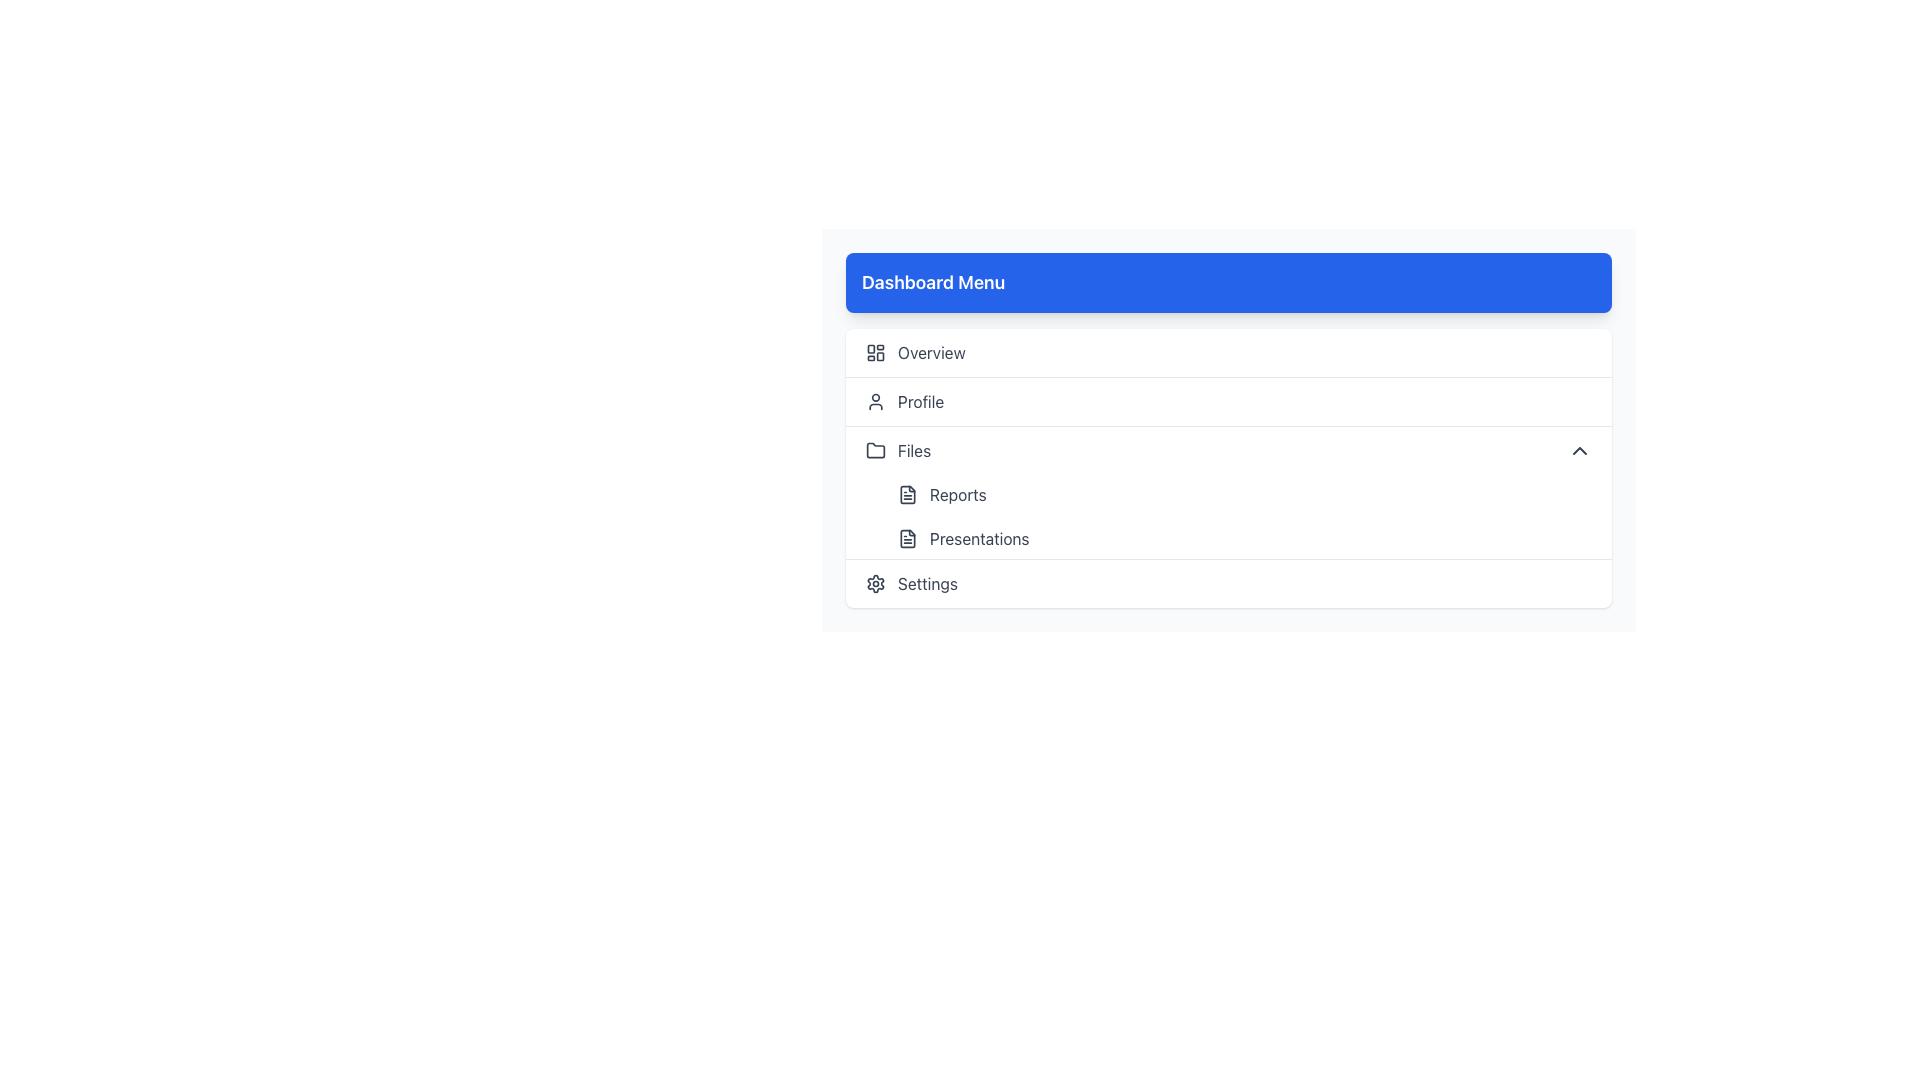 Image resolution: width=1920 pixels, height=1080 pixels. I want to click on the header element that serves as the title for the menu section, located at the top-left corner of the visible menu area, so click(932, 282).